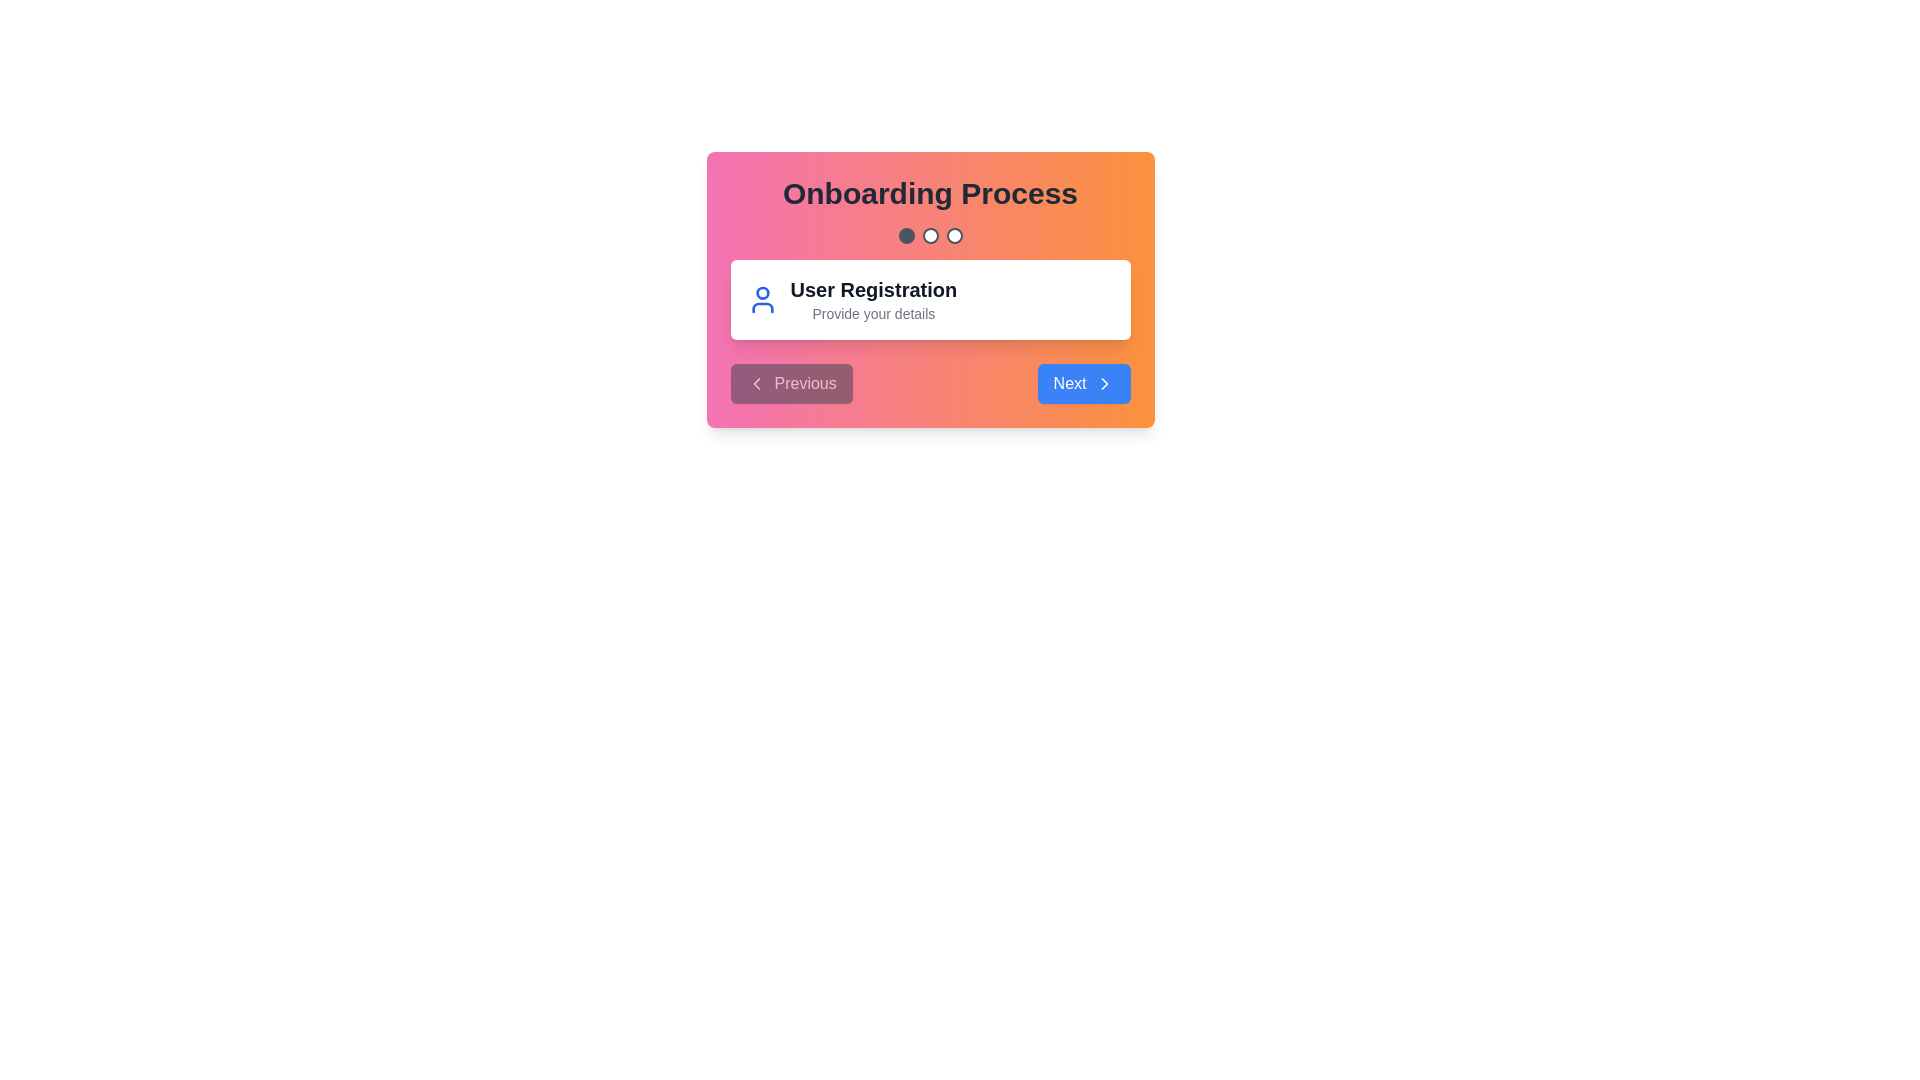 The height and width of the screenshot is (1080, 1920). What do you see at coordinates (905, 234) in the screenshot?
I see `the leftmost progress indicator dot, which is a small dark gray circular indicator with a lighter gray border, located at the top center of the card titled 'Onboarding Process'` at bounding box center [905, 234].